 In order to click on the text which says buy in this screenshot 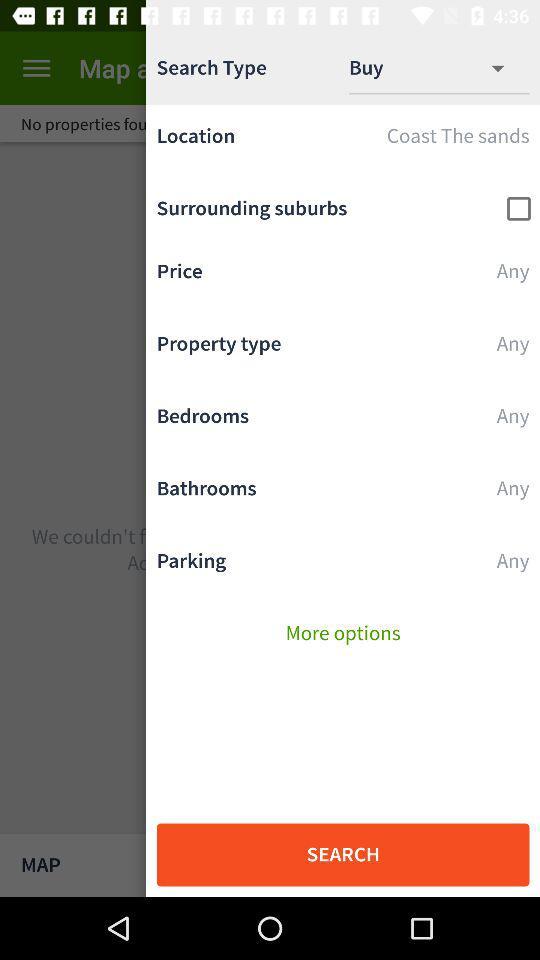, I will do `click(382, 68)`.